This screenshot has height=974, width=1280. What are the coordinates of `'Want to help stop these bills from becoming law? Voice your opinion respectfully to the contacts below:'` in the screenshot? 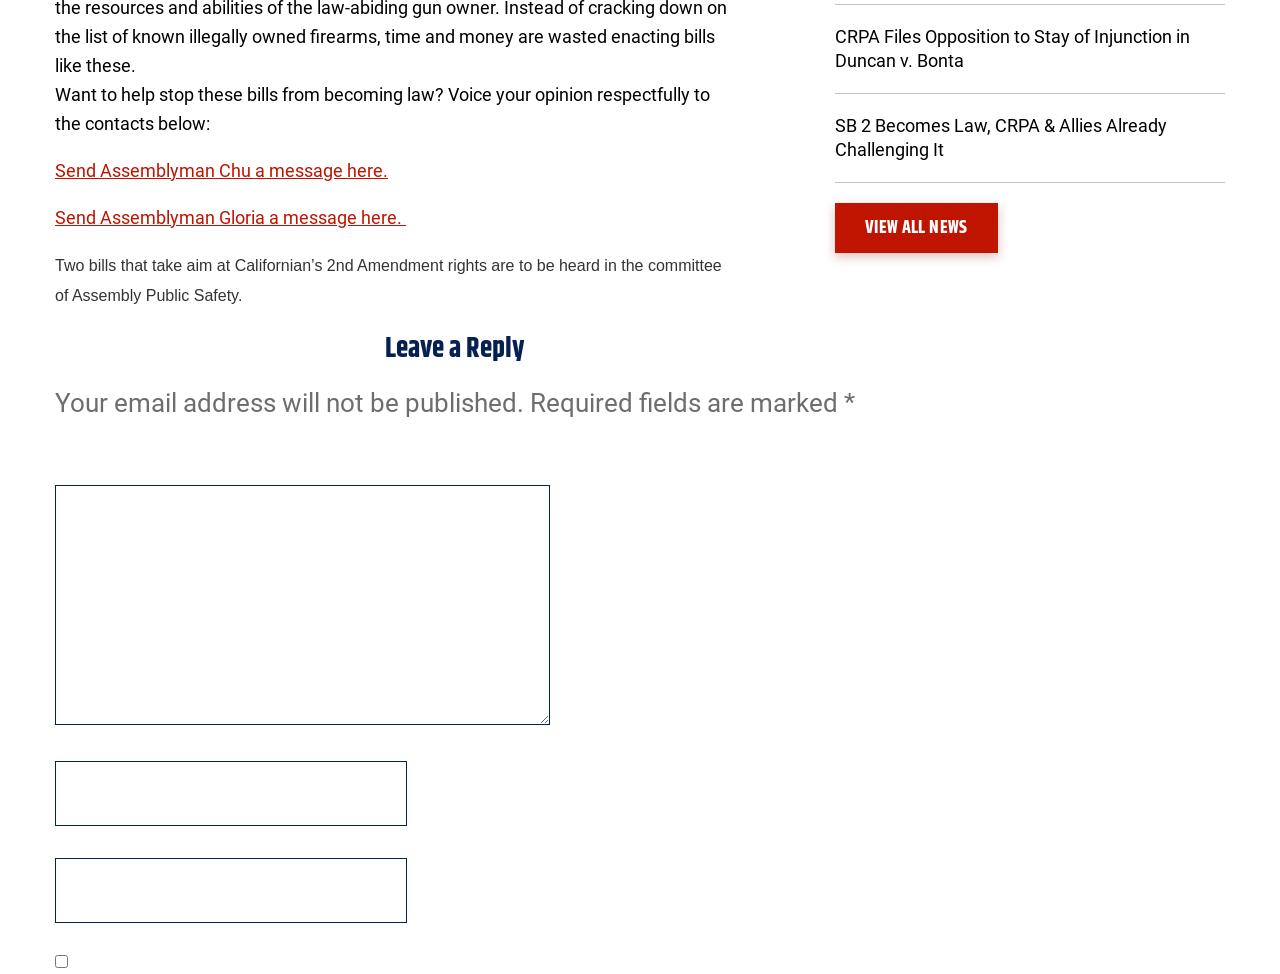 It's located at (382, 107).